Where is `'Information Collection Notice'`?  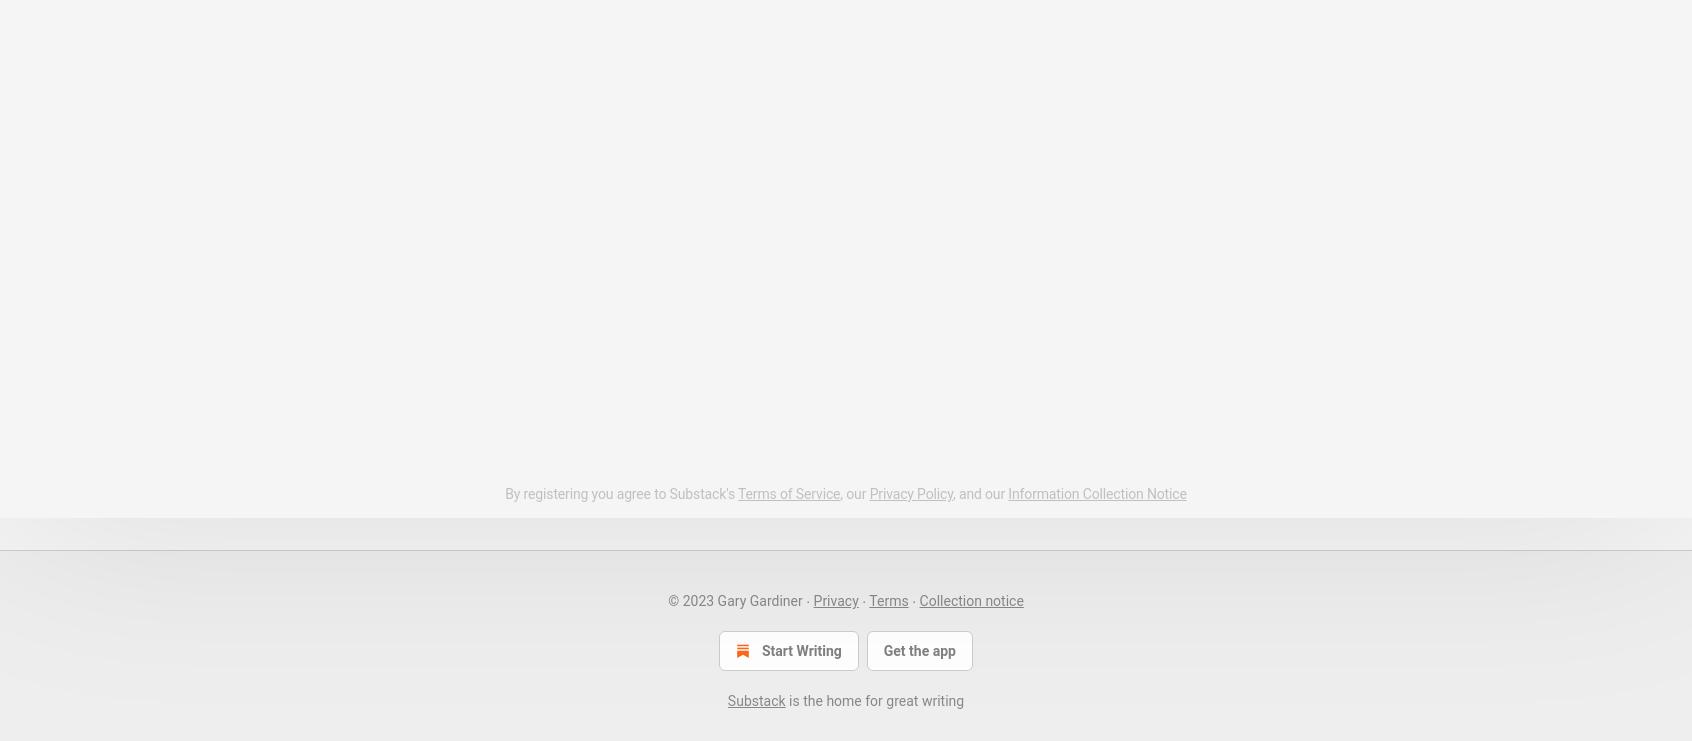
'Information Collection Notice' is located at coordinates (1006, 494).